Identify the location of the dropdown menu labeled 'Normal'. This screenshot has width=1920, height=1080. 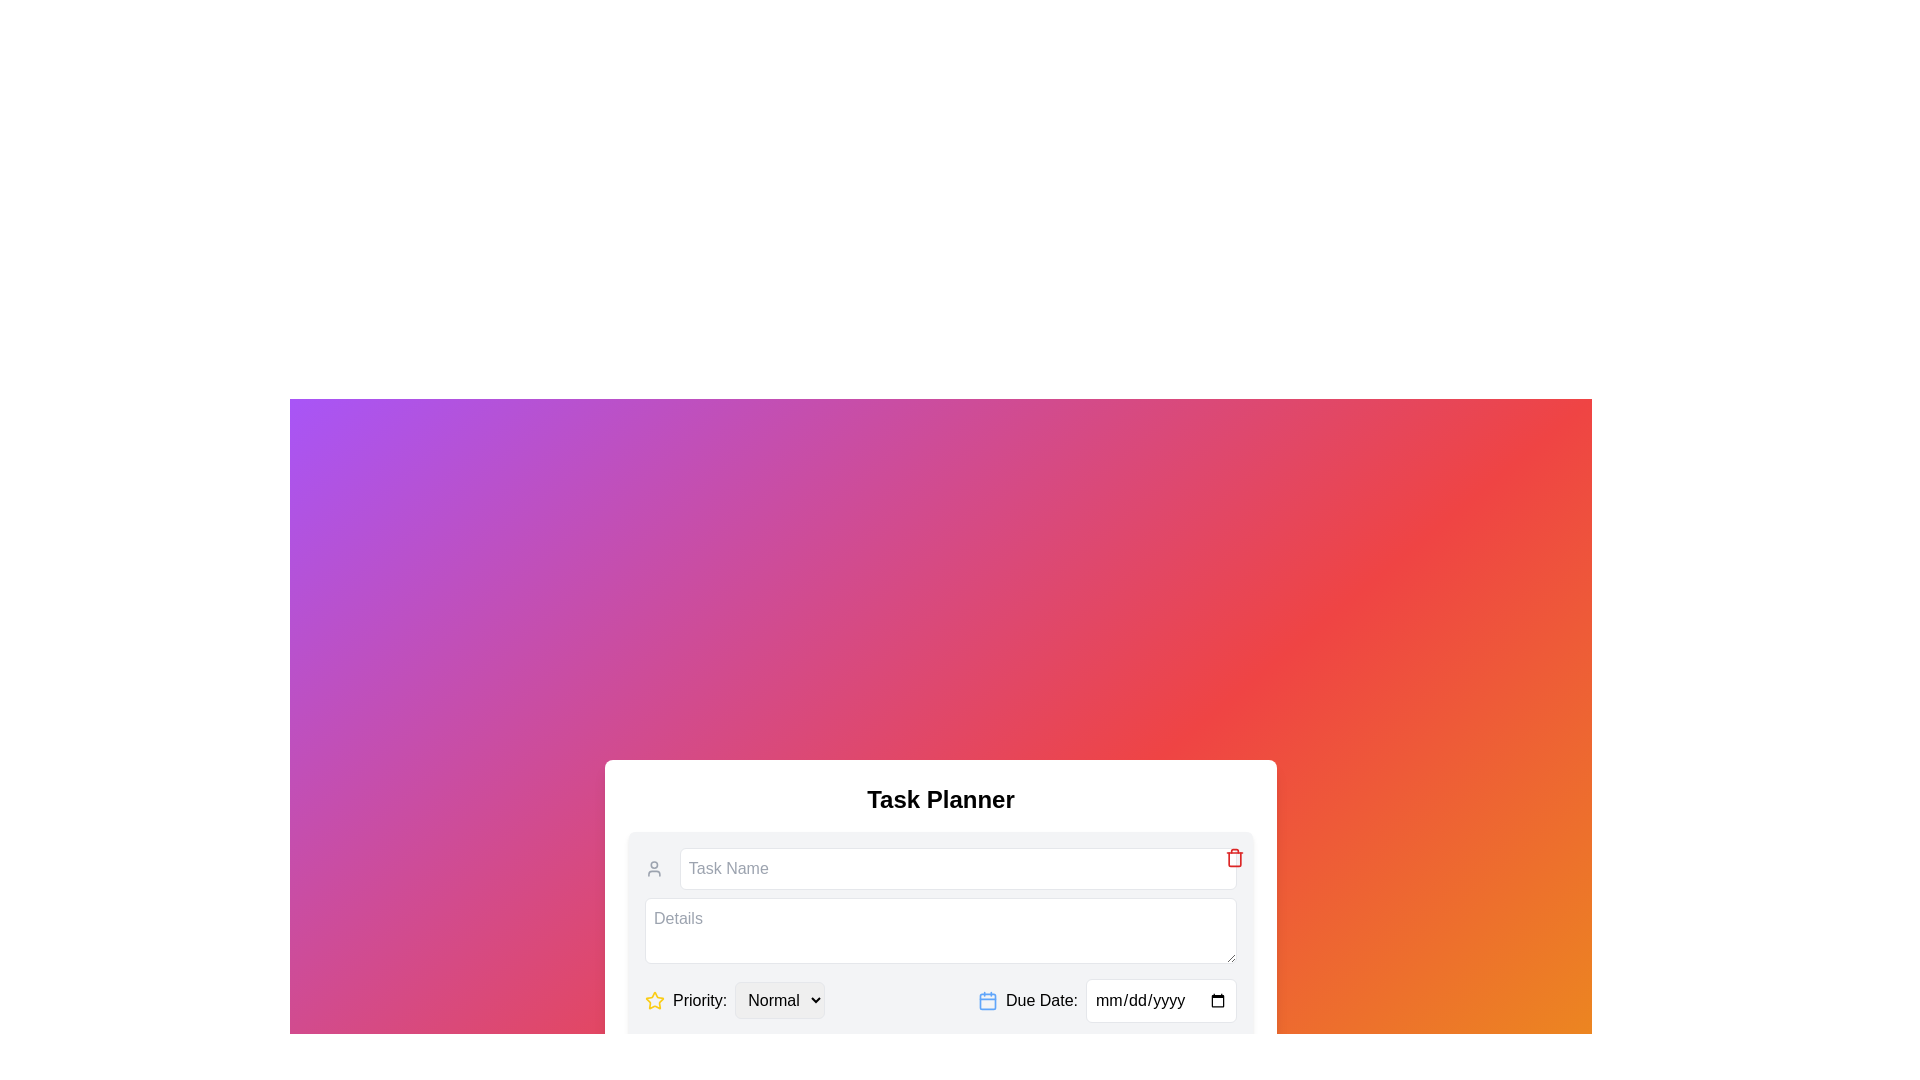
(779, 1000).